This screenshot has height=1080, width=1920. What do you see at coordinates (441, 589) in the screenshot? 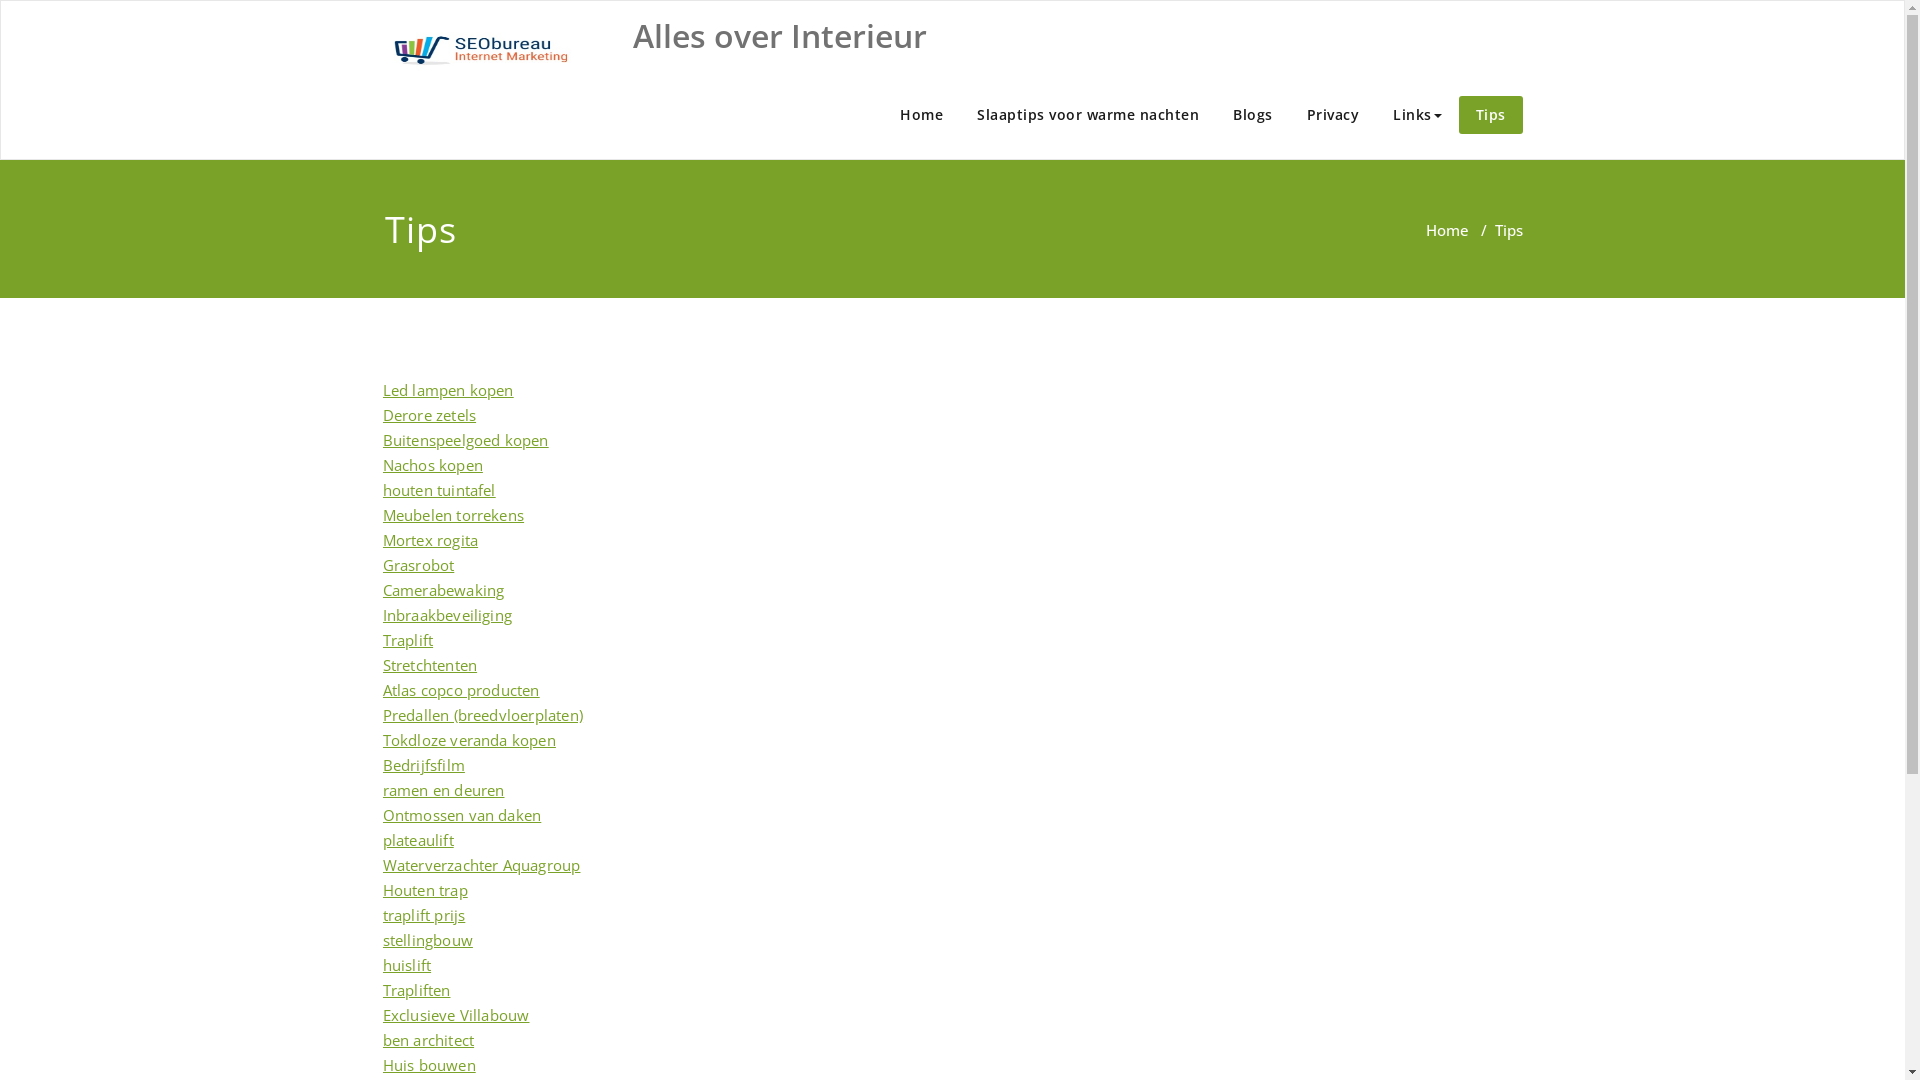
I see `'Camerabewaking'` at bounding box center [441, 589].